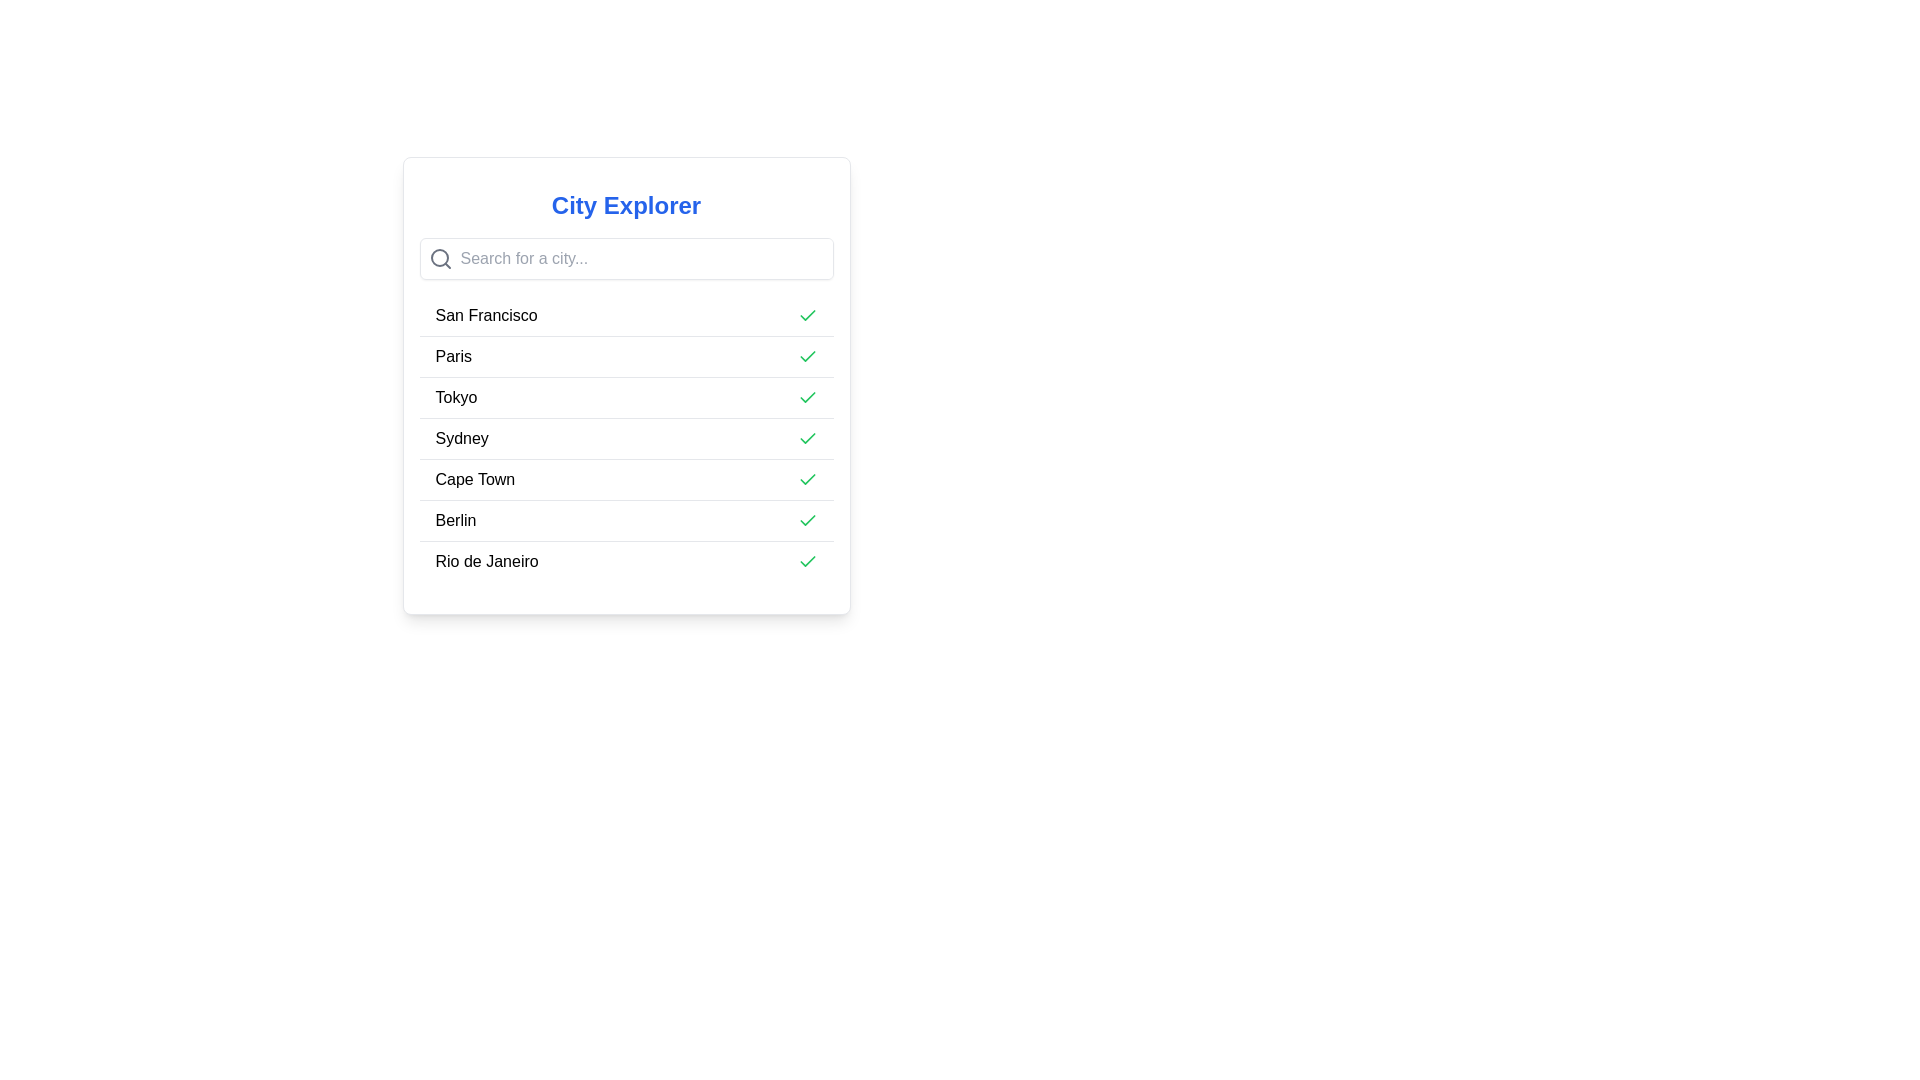 Image resolution: width=1920 pixels, height=1080 pixels. Describe the element at coordinates (807, 437) in the screenshot. I see `the green checkmark icon located to the right of the 'Sydney' text row in the list, which is centered vertically with respect to this row` at that location.